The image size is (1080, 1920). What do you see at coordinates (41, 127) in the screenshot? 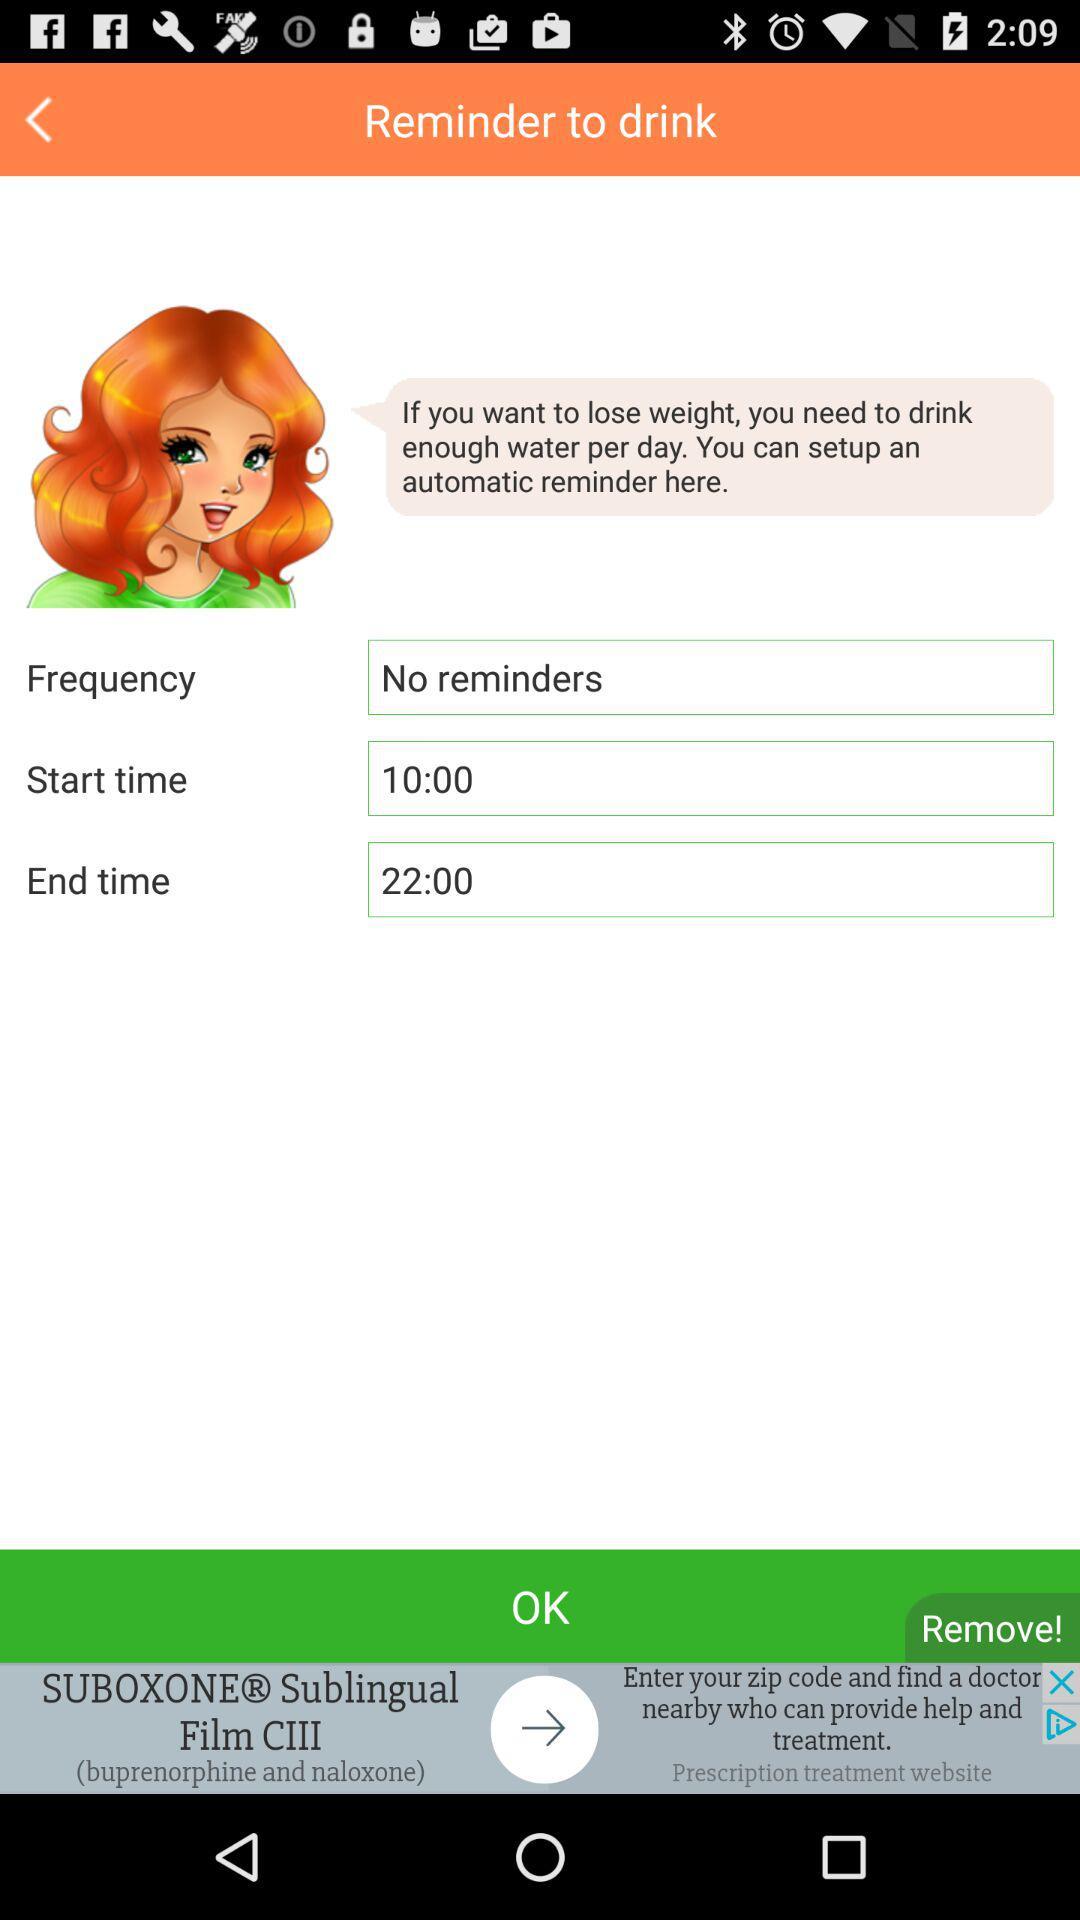
I see `the arrow_backward icon` at bounding box center [41, 127].